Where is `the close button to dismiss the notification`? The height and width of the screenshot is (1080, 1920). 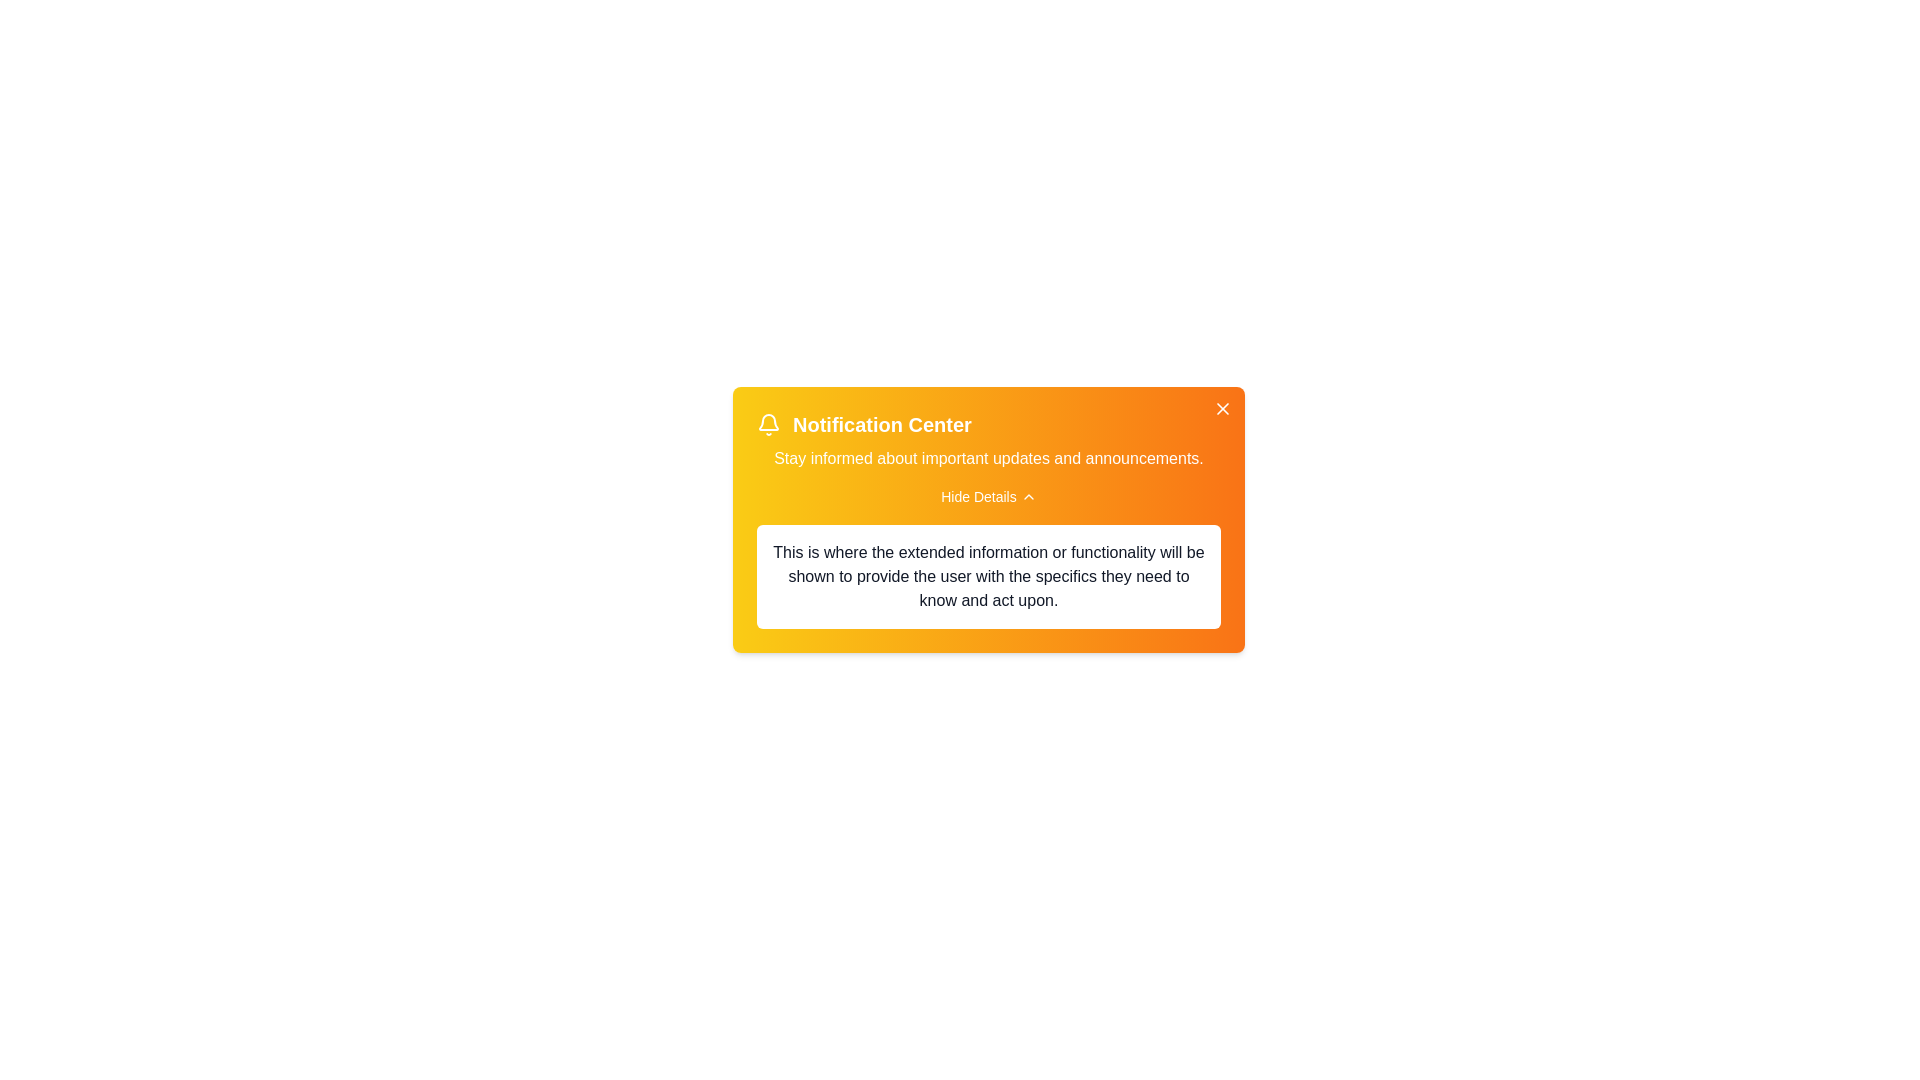 the close button to dismiss the notification is located at coordinates (1222, 407).